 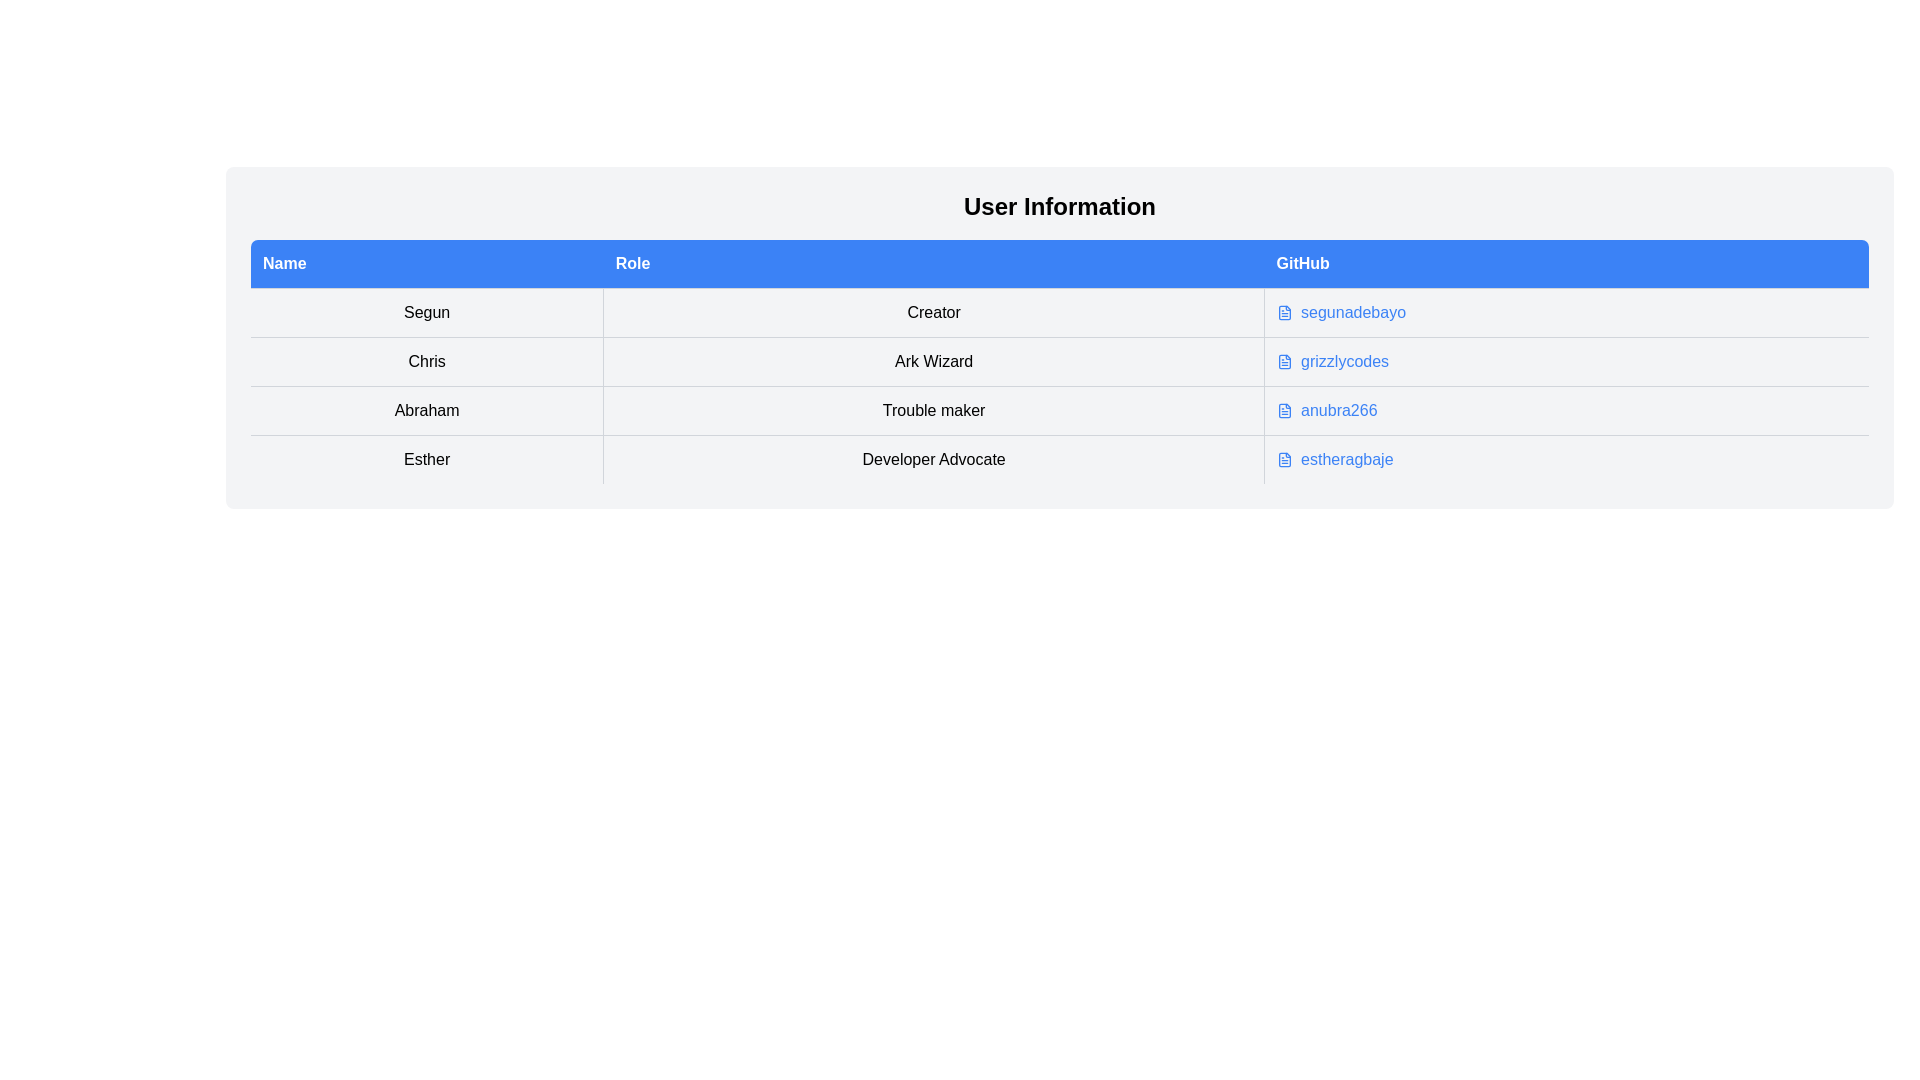 What do you see at coordinates (1285, 410) in the screenshot?
I see `the SVG icon resembling a document or file, which is located adjacent to the text 'anubra266' in the GitHub column of the user table` at bounding box center [1285, 410].